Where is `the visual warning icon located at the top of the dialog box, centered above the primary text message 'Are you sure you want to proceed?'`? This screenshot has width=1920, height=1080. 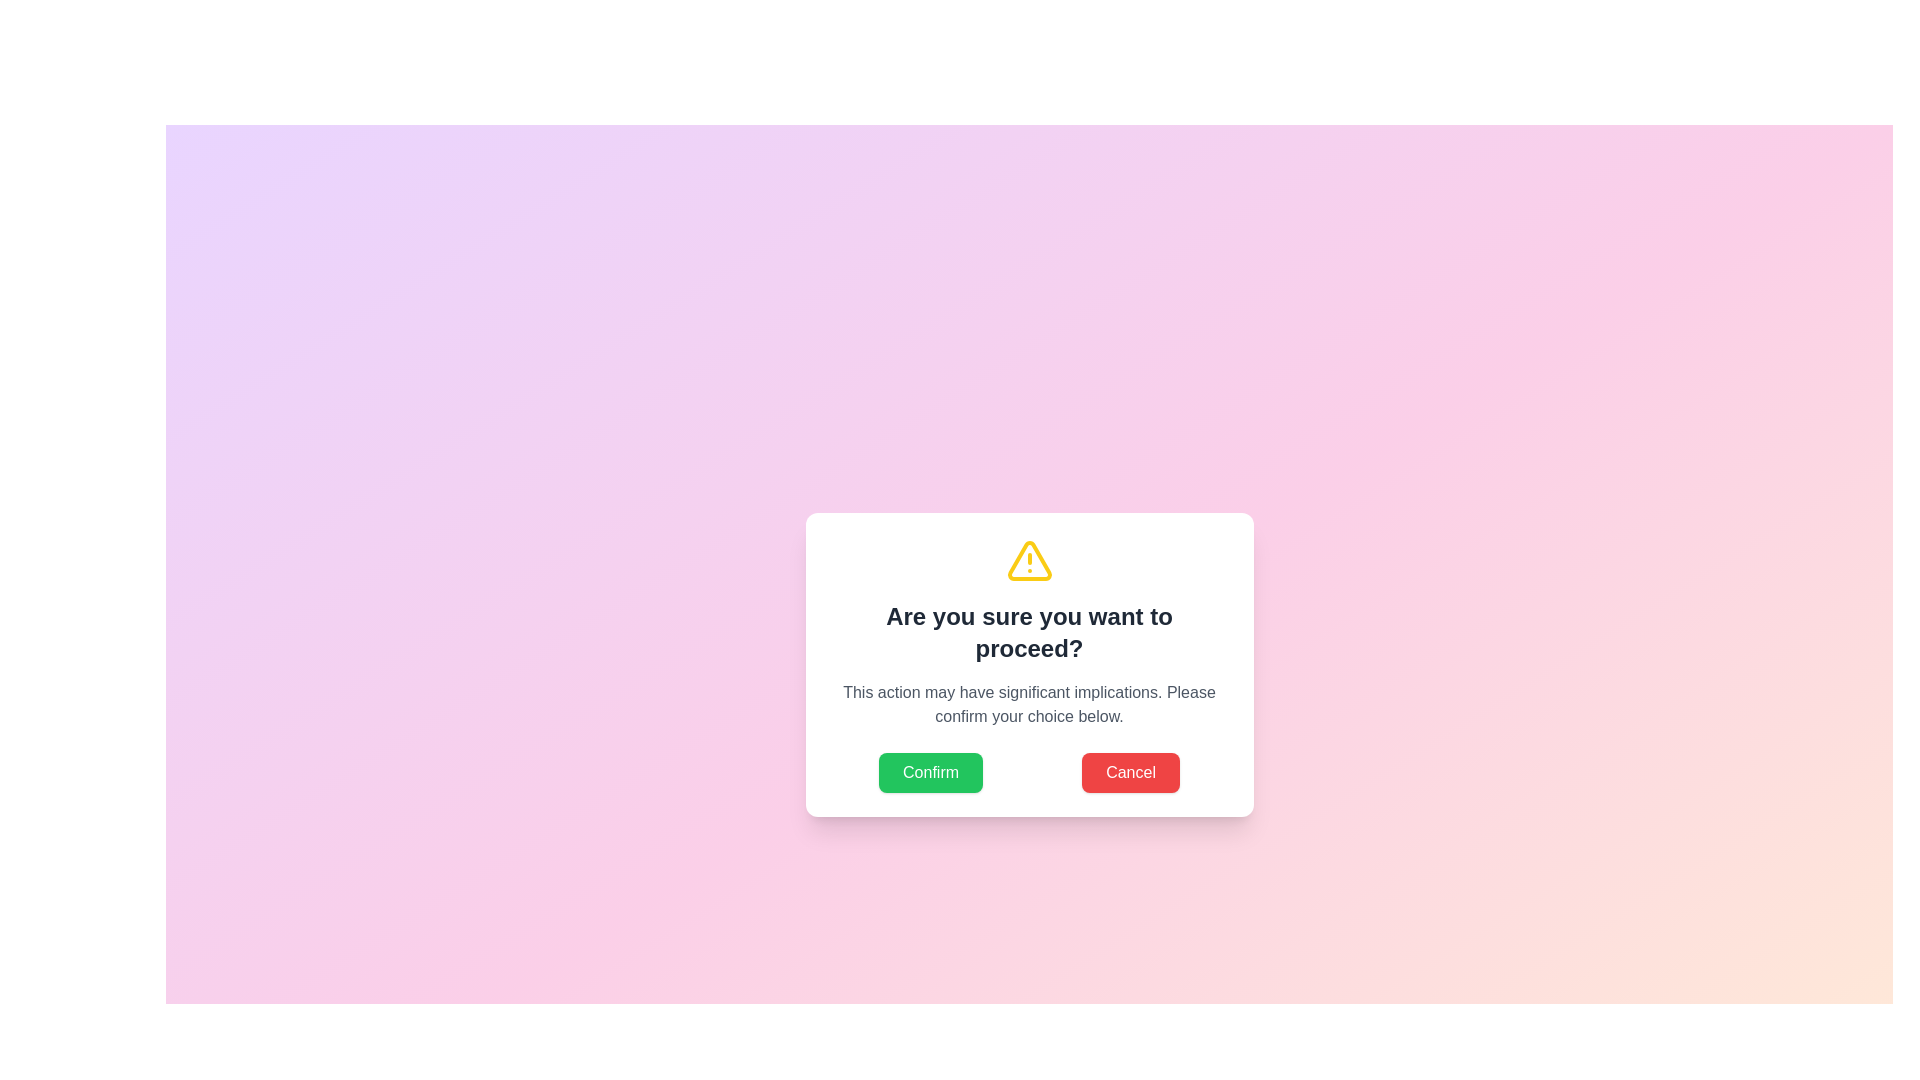 the visual warning icon located at the top of the dialog box, centered above the primary text message 'Are you sure you want to proceed?' is located at coordinates (1029, 560).